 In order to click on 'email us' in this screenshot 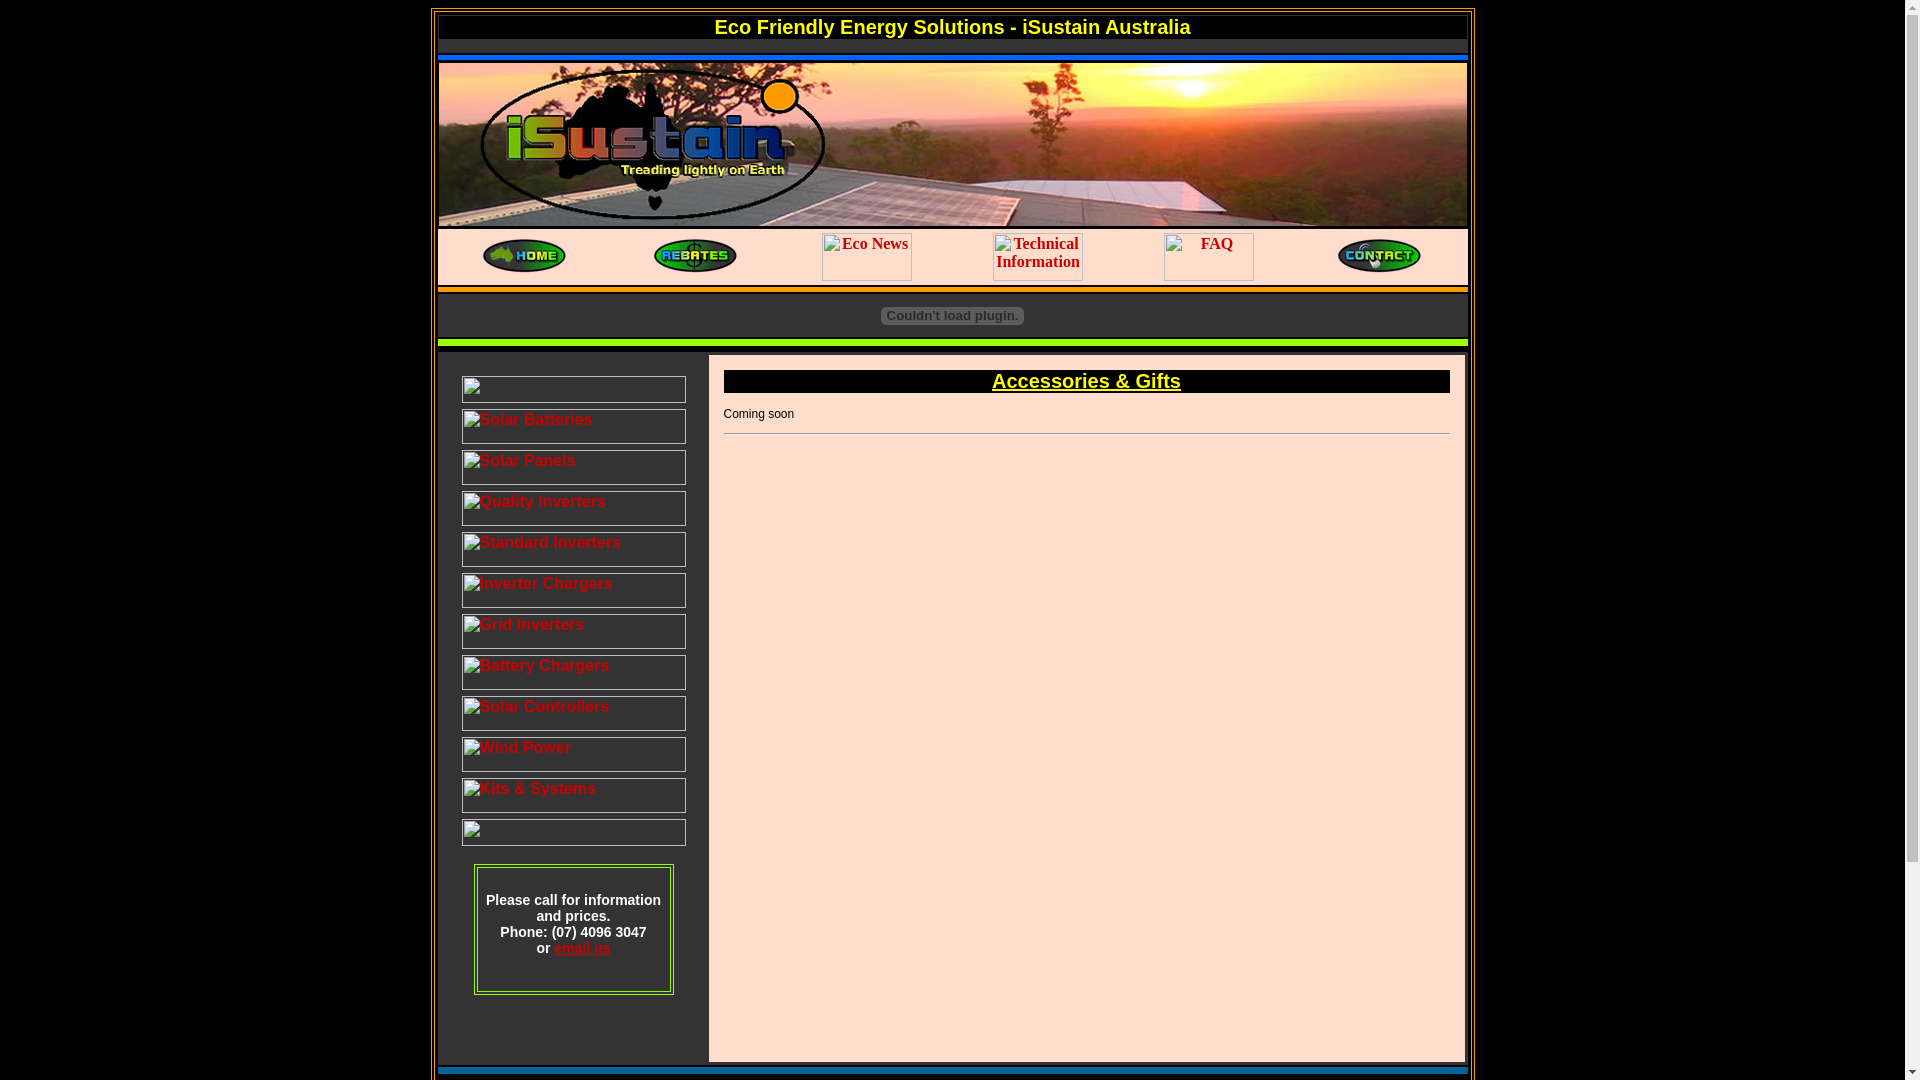, I will do `click(580, 947)`.